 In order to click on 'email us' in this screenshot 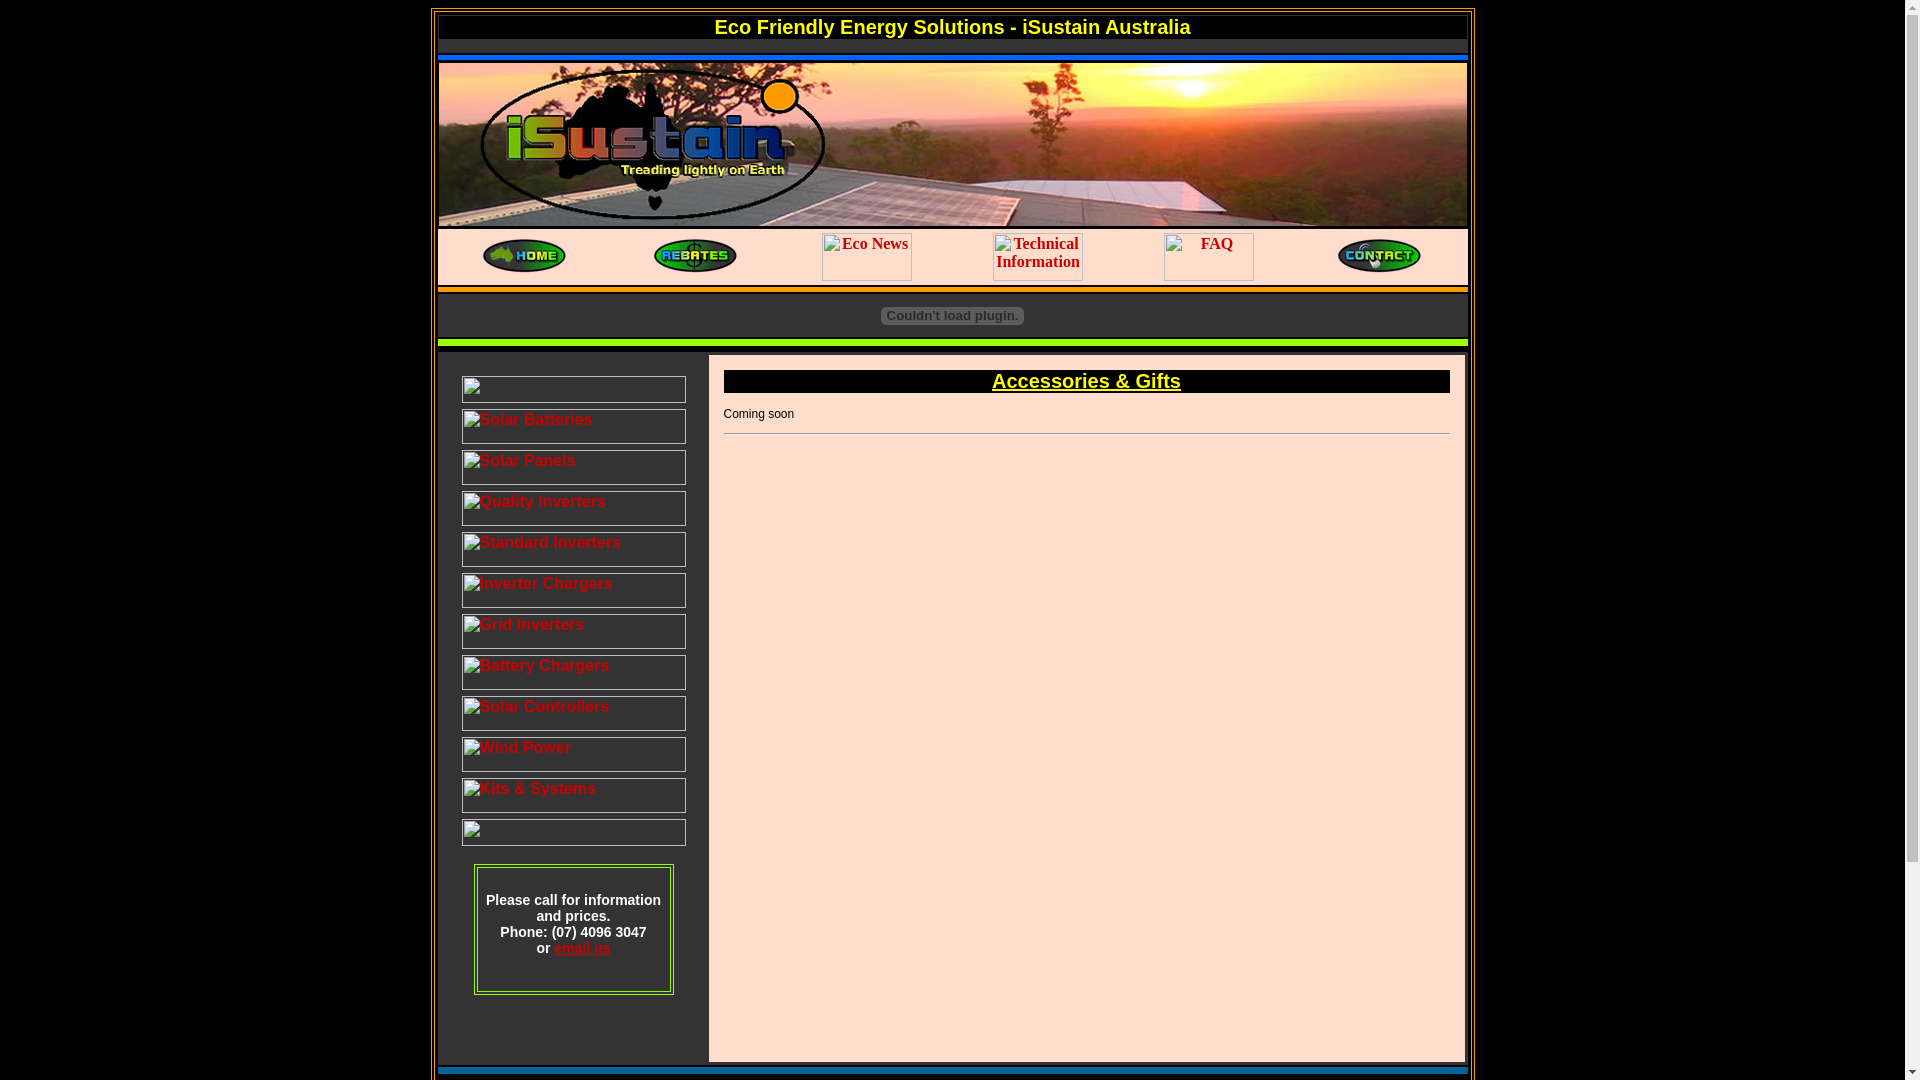, I will do `click(580, 947)`.